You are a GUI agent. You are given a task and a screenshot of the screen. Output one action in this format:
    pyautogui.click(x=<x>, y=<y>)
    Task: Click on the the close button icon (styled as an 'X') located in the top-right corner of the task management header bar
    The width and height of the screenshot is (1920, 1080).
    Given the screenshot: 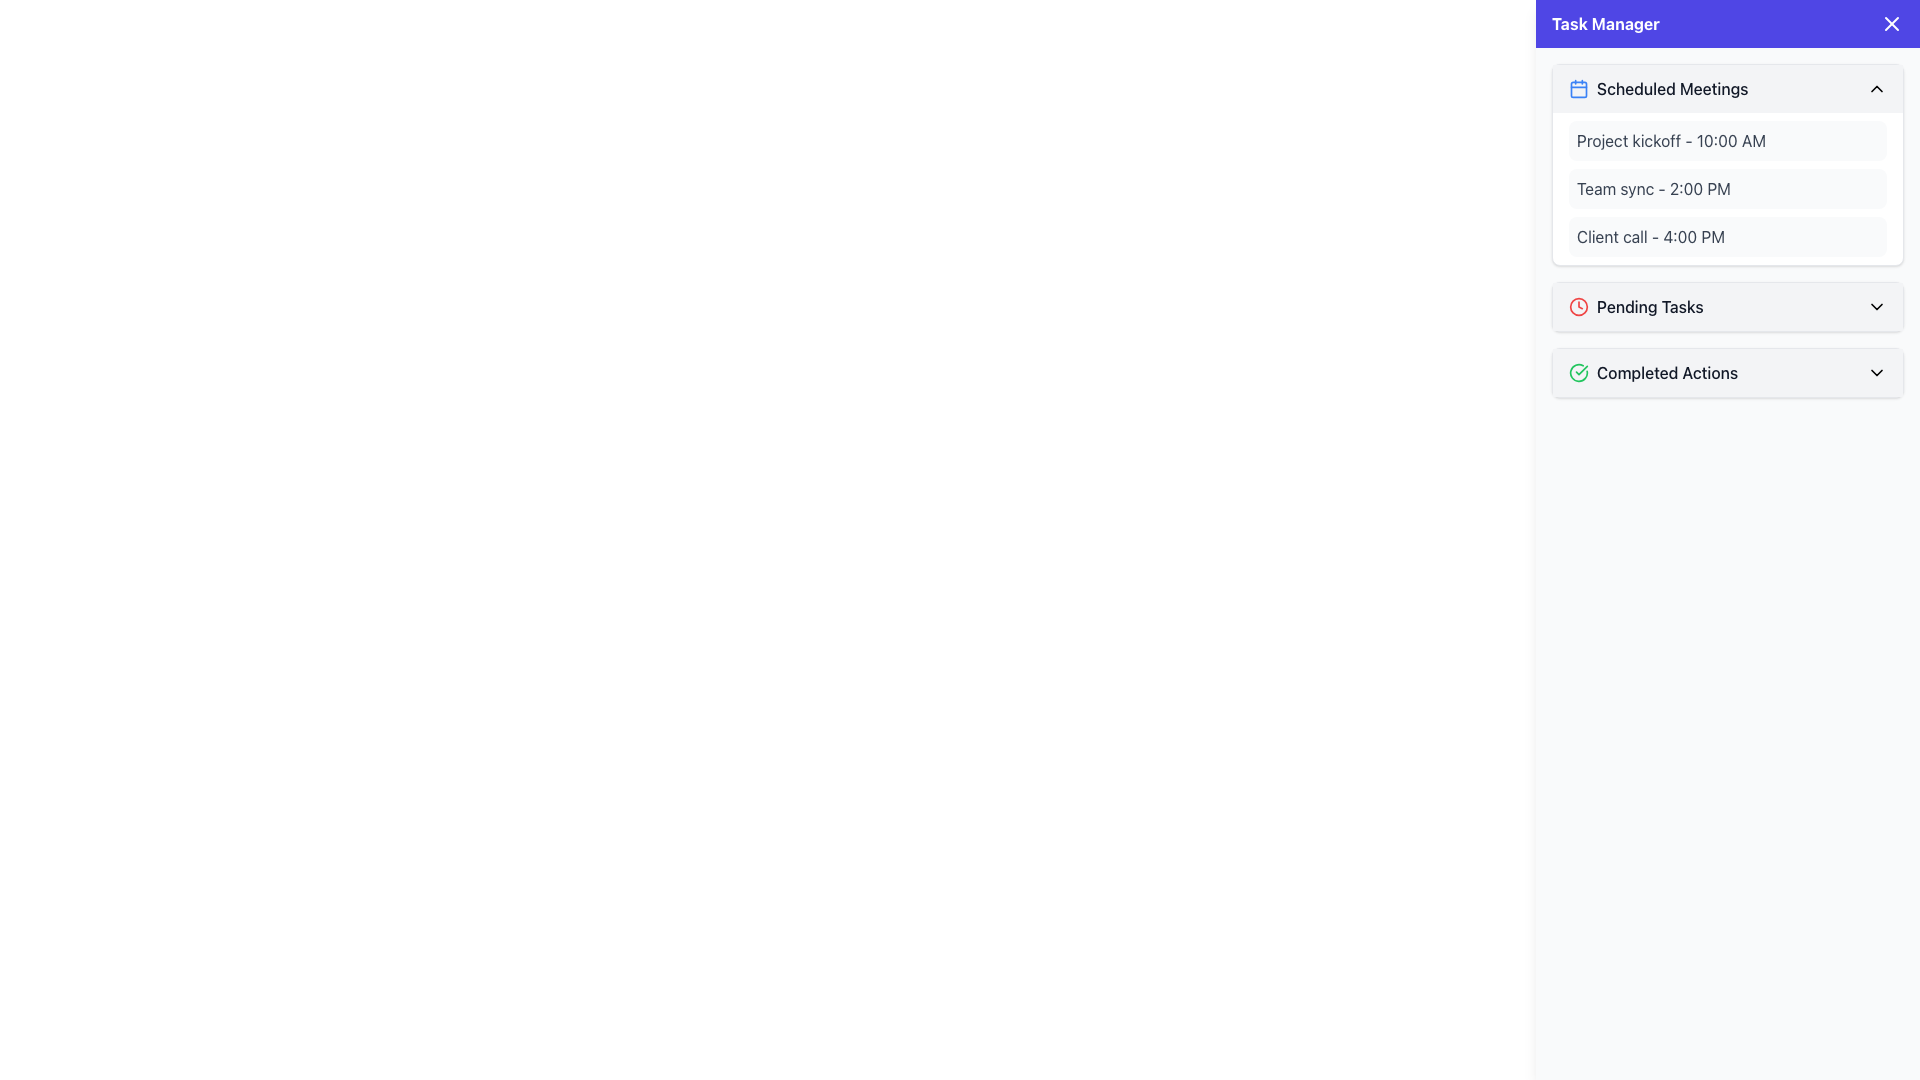 What is the action you would take?
    pyautogui.click(x=1890, y=23)
    